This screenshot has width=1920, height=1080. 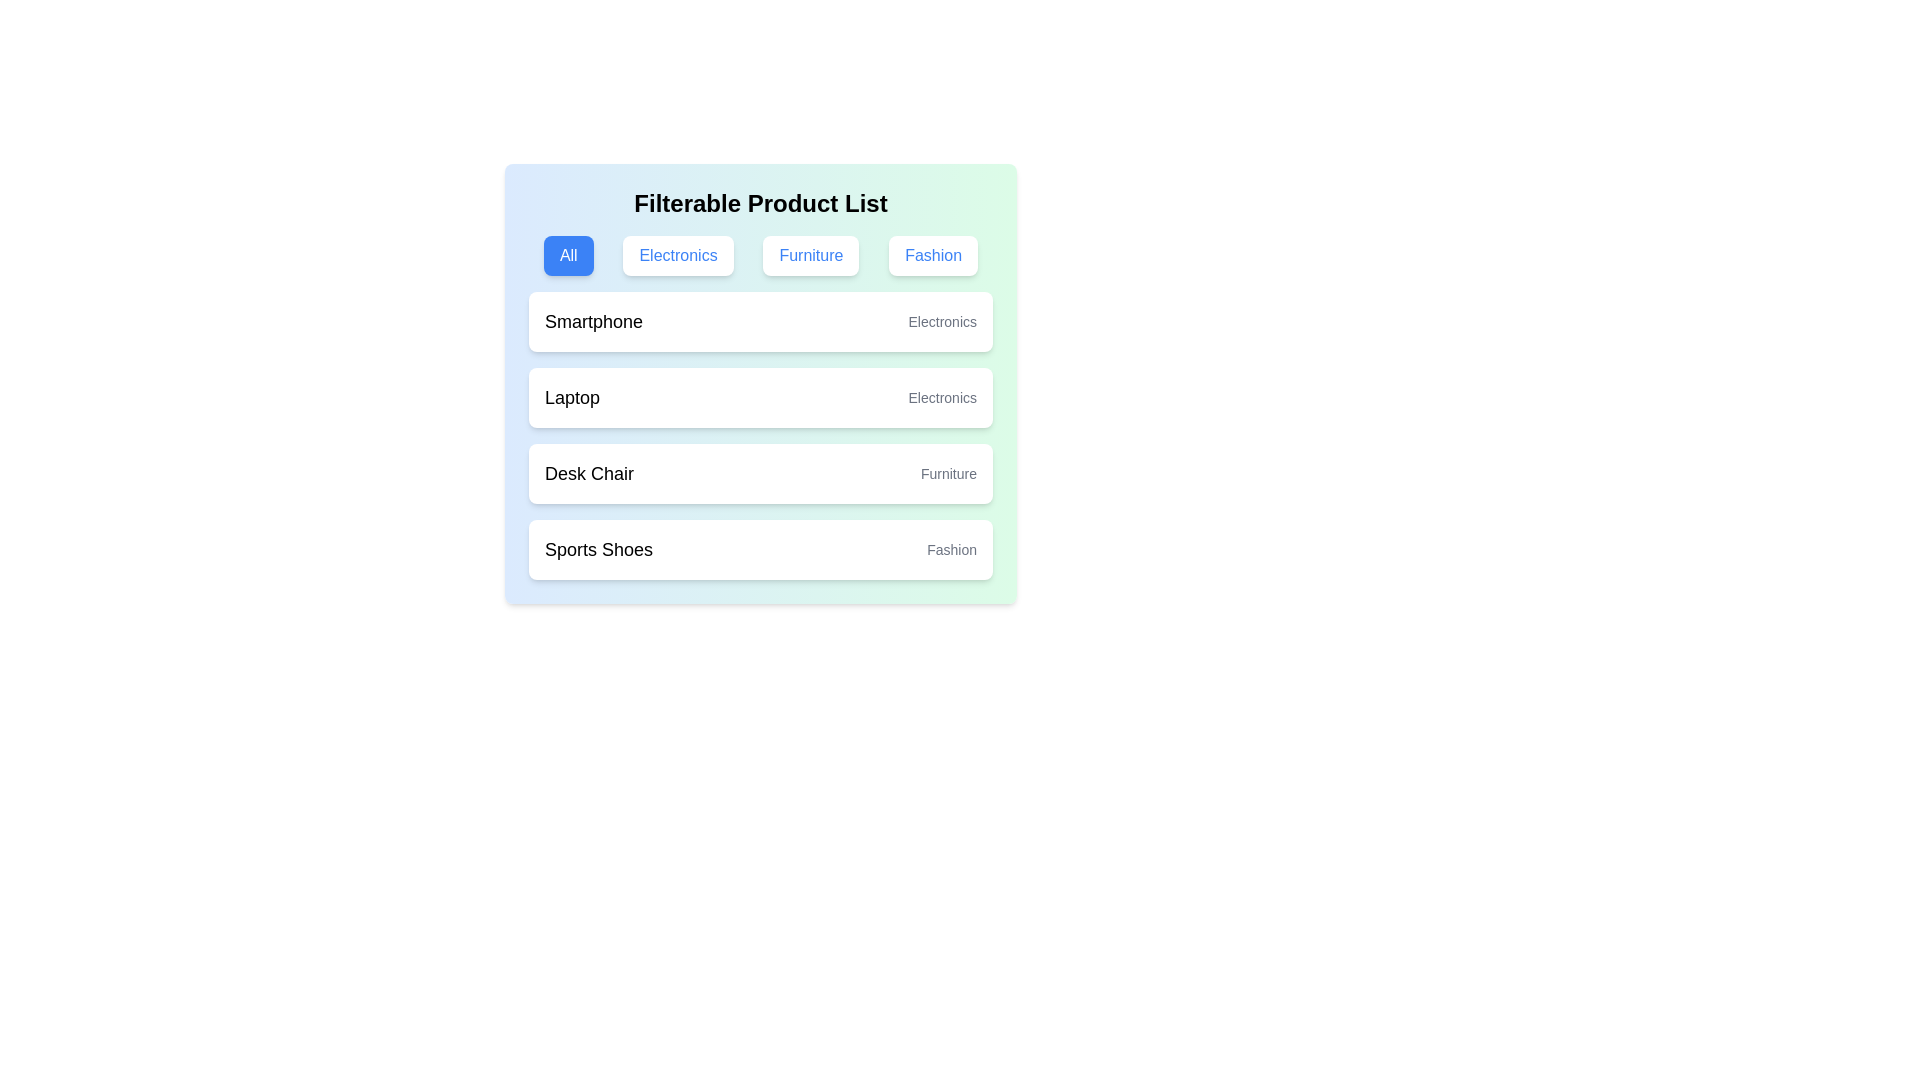 I want to click on the category button labeled All to filter products, so click(x=567, y=254).